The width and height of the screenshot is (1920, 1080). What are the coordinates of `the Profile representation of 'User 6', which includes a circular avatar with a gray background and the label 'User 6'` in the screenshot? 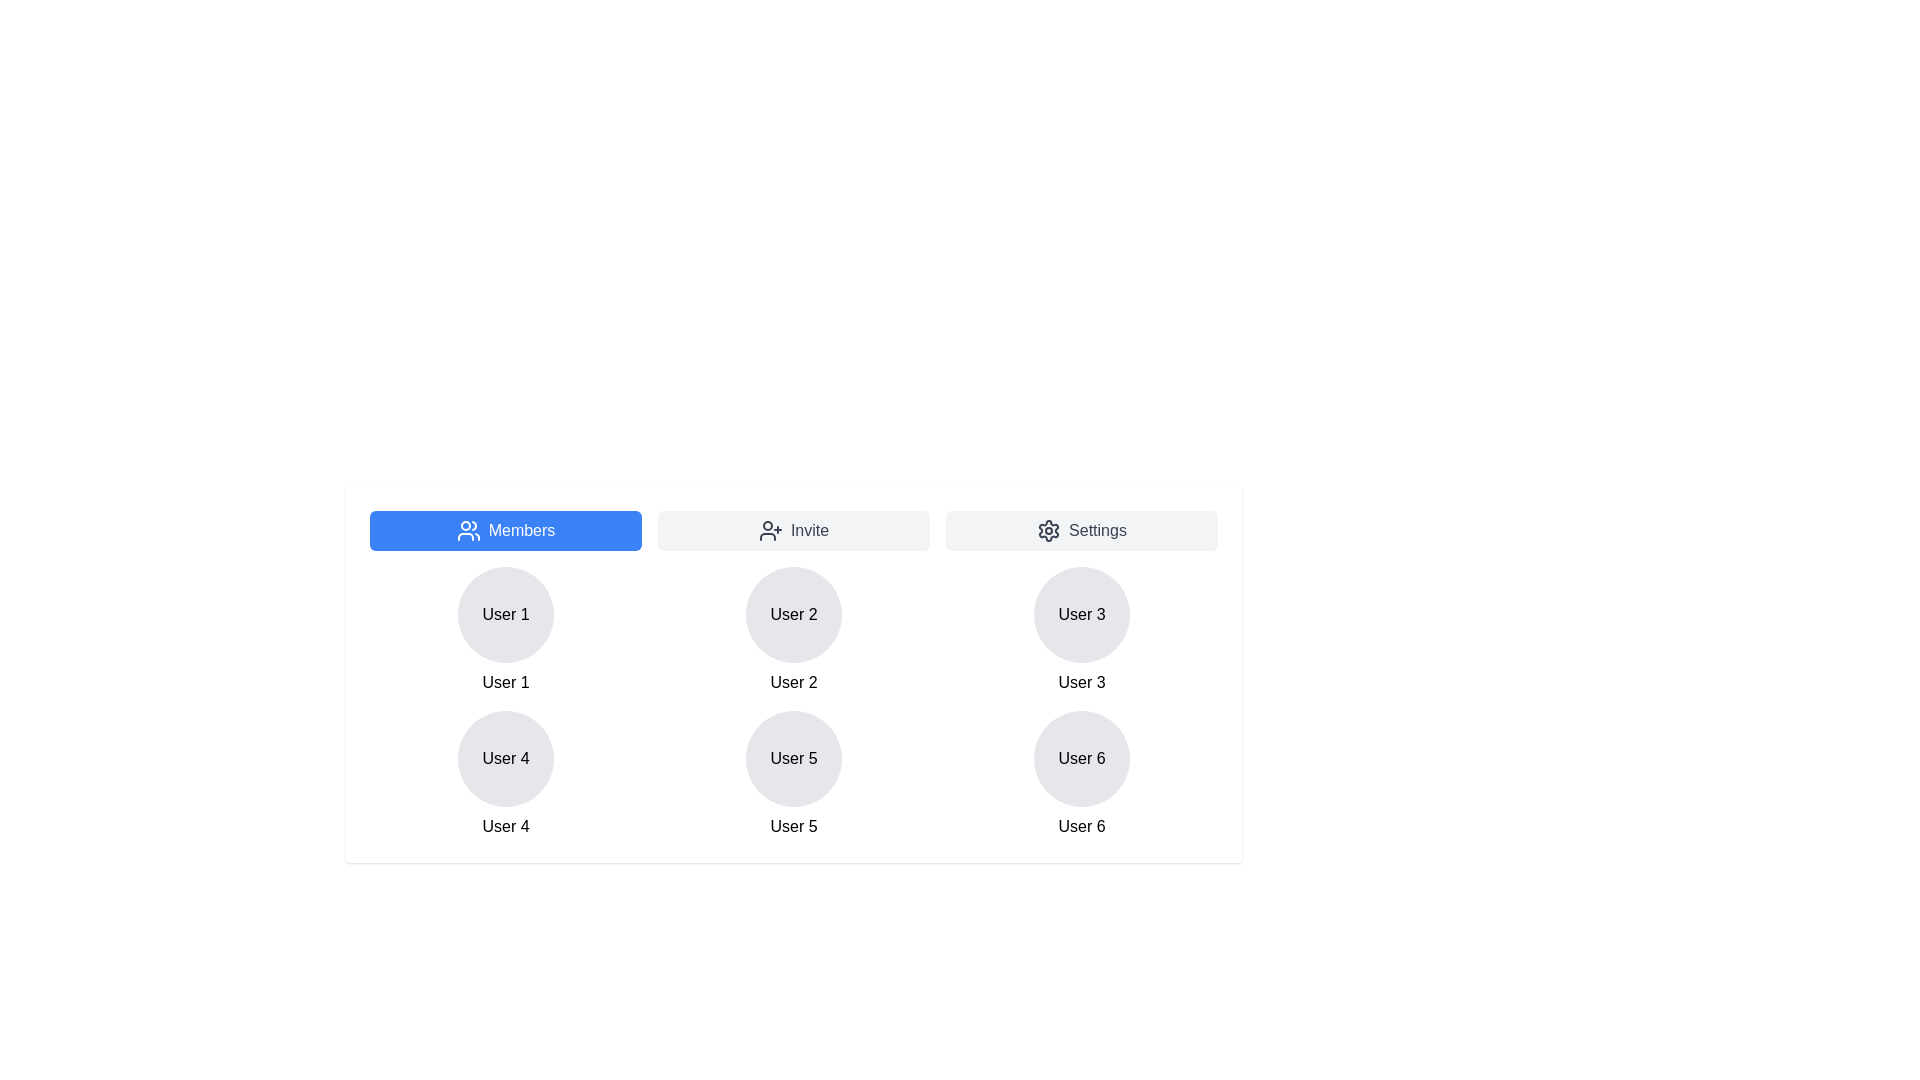 It's located at (1080, 774).